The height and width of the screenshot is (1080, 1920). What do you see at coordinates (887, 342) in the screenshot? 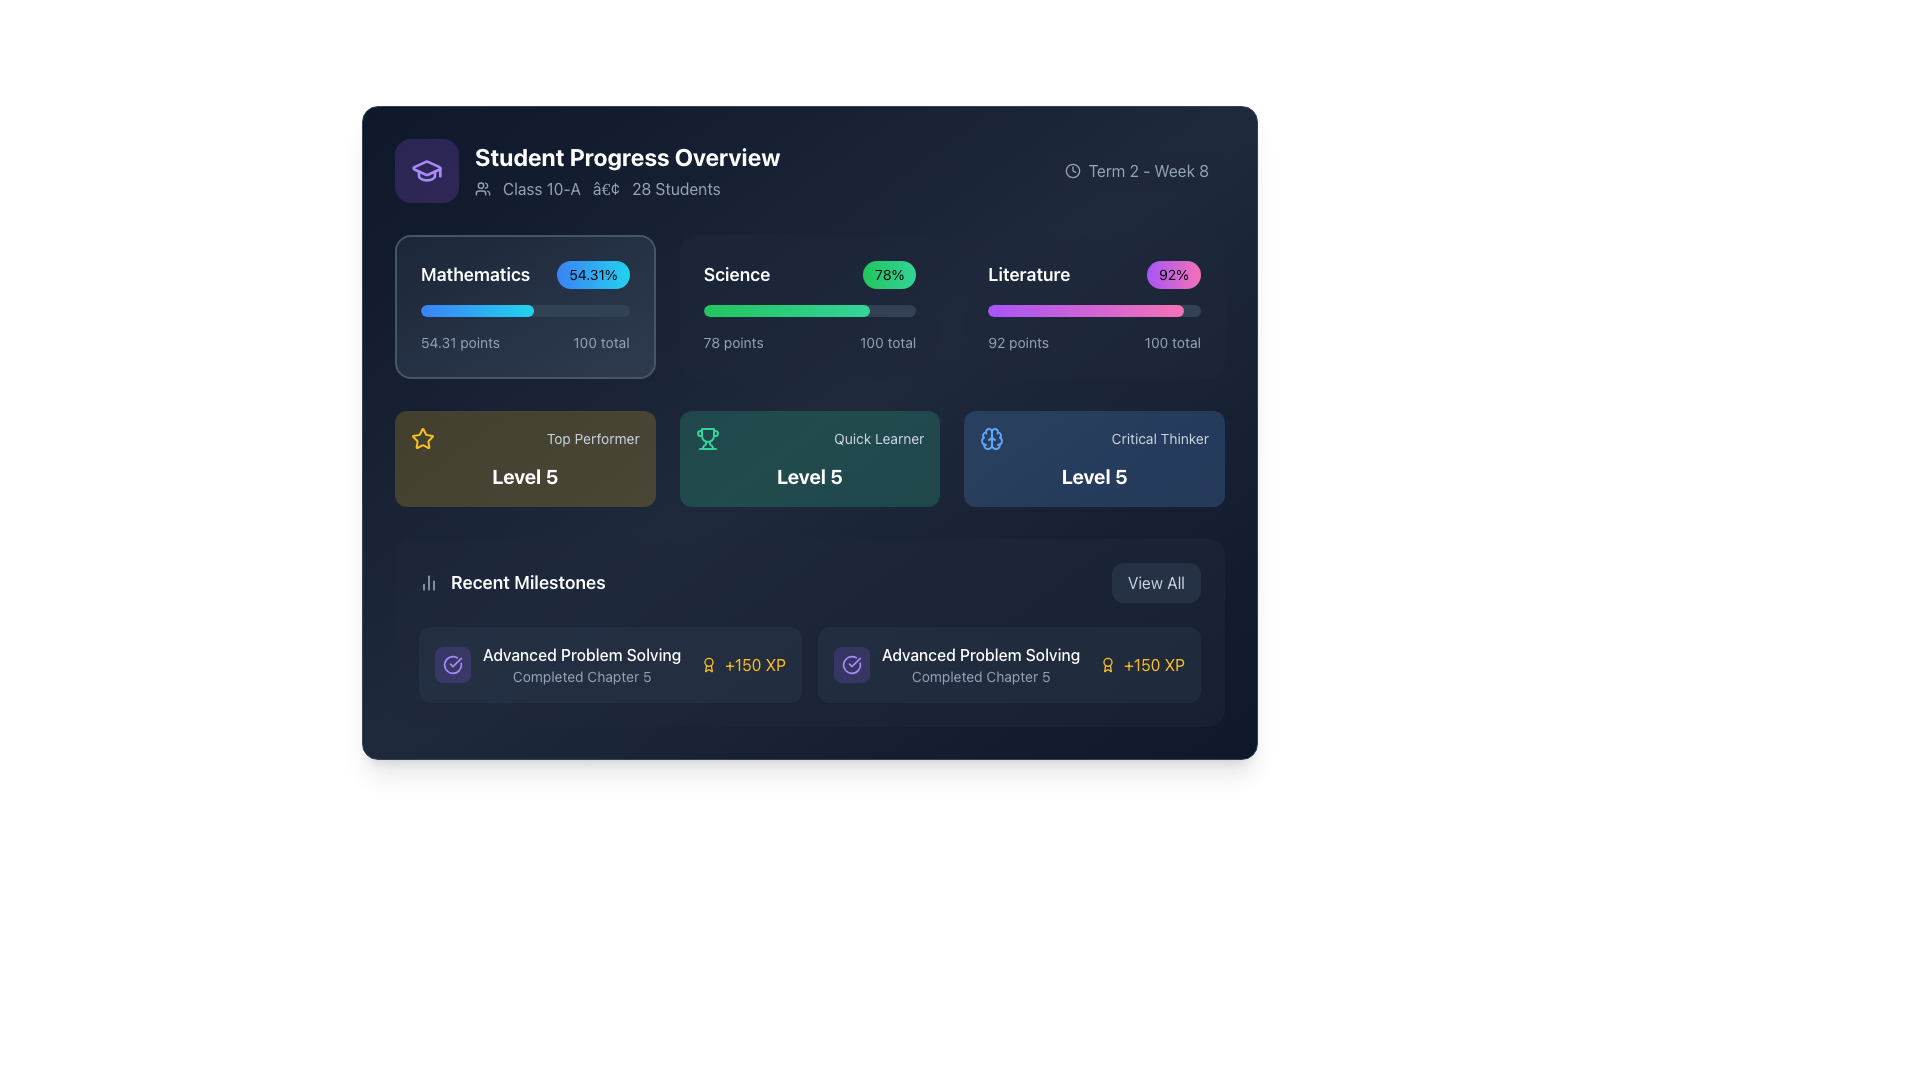
I see `the static label displaying '100 total' in gray font, located next to '78 points' within the 'Science' box` at bounding box center [887, 342].